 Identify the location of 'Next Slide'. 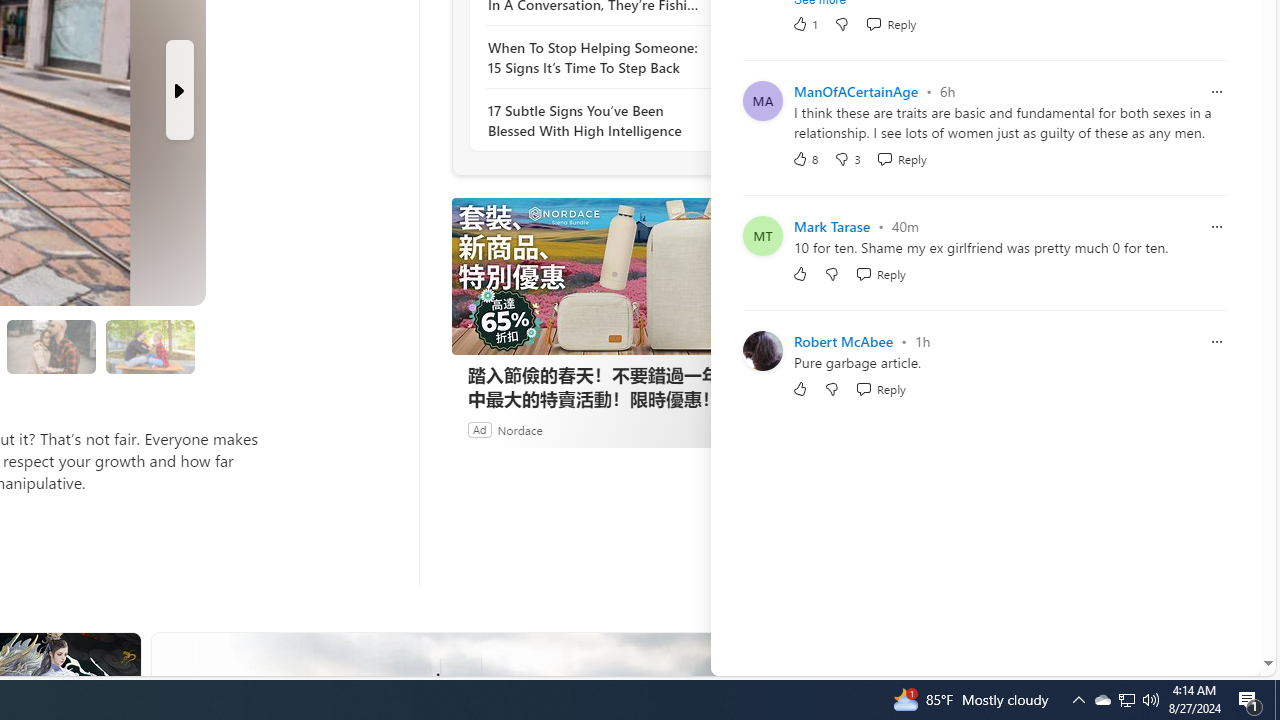
(179, 90).